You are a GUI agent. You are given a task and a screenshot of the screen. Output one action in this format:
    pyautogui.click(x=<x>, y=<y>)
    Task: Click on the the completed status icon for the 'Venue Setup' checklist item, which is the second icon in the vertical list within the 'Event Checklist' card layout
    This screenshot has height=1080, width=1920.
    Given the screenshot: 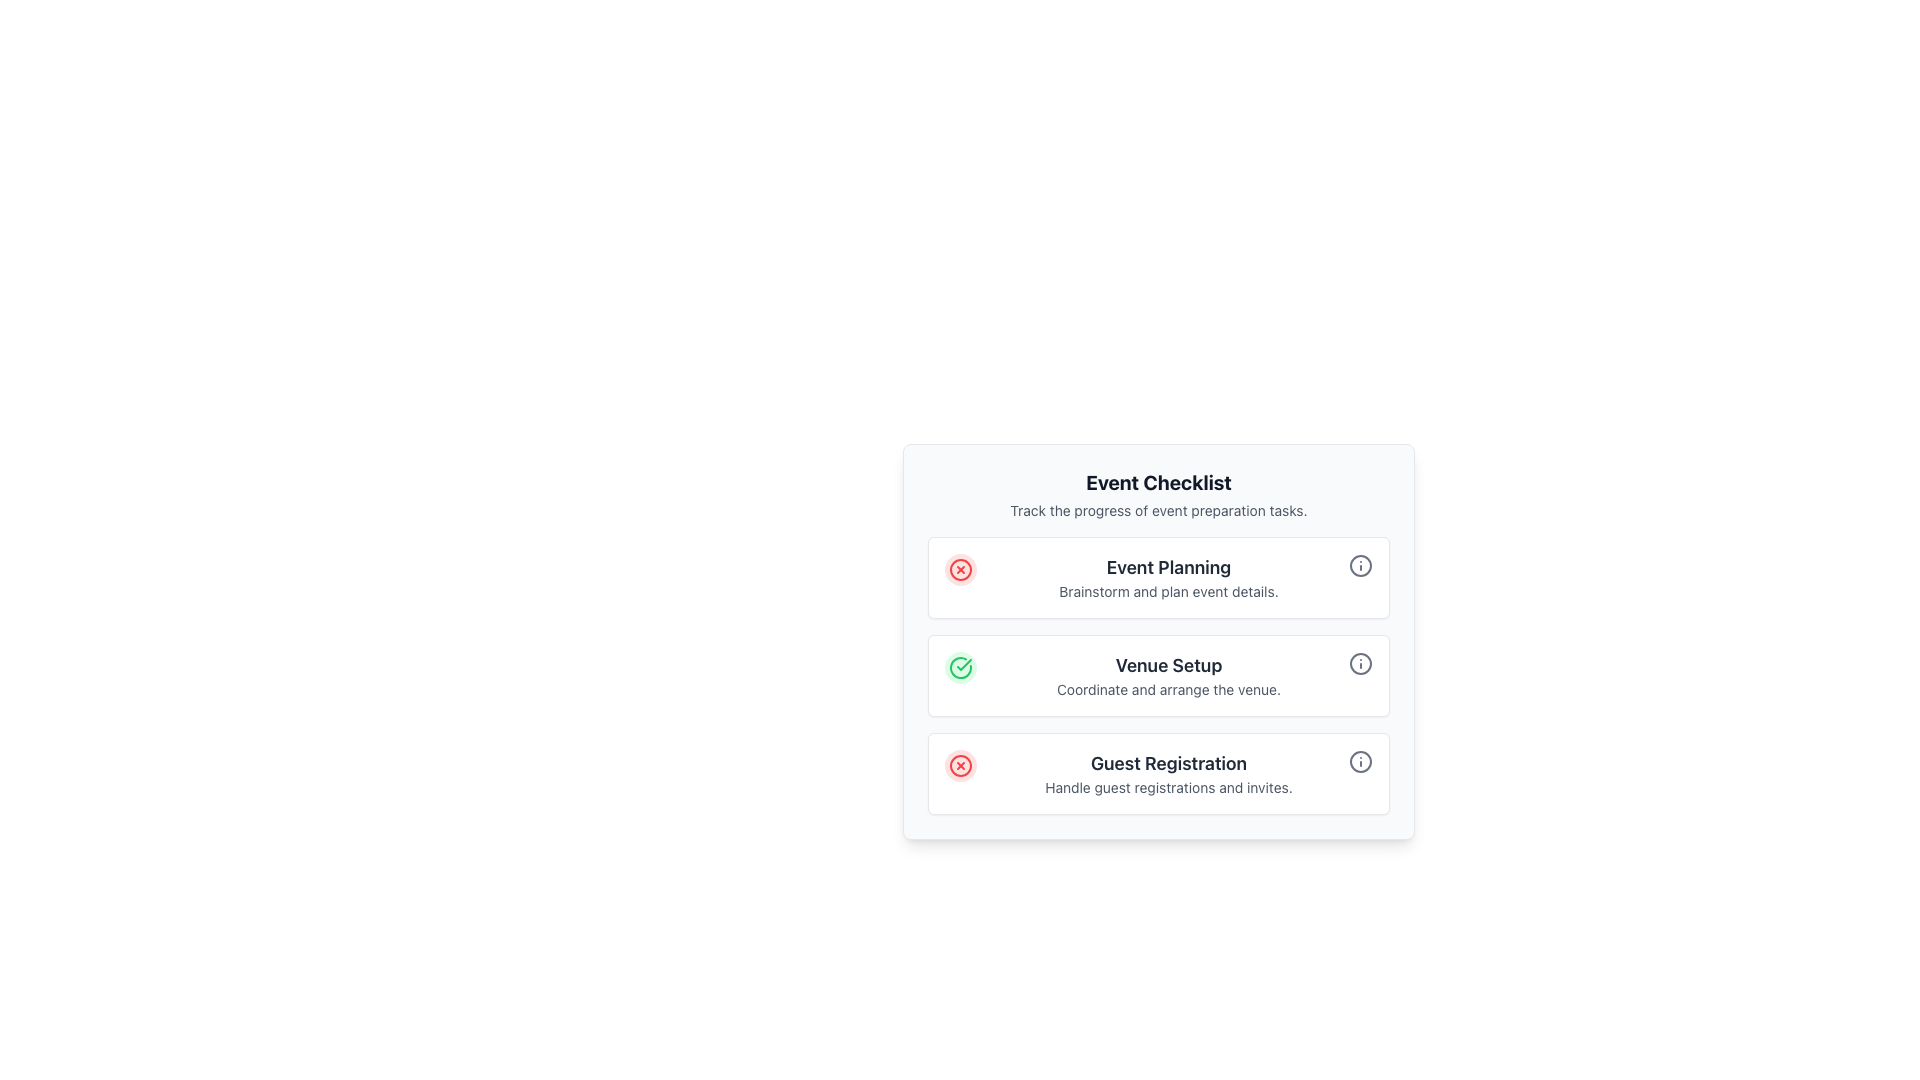 What is the action you would take?
    pyautogui.click(x=960, y=667)
    